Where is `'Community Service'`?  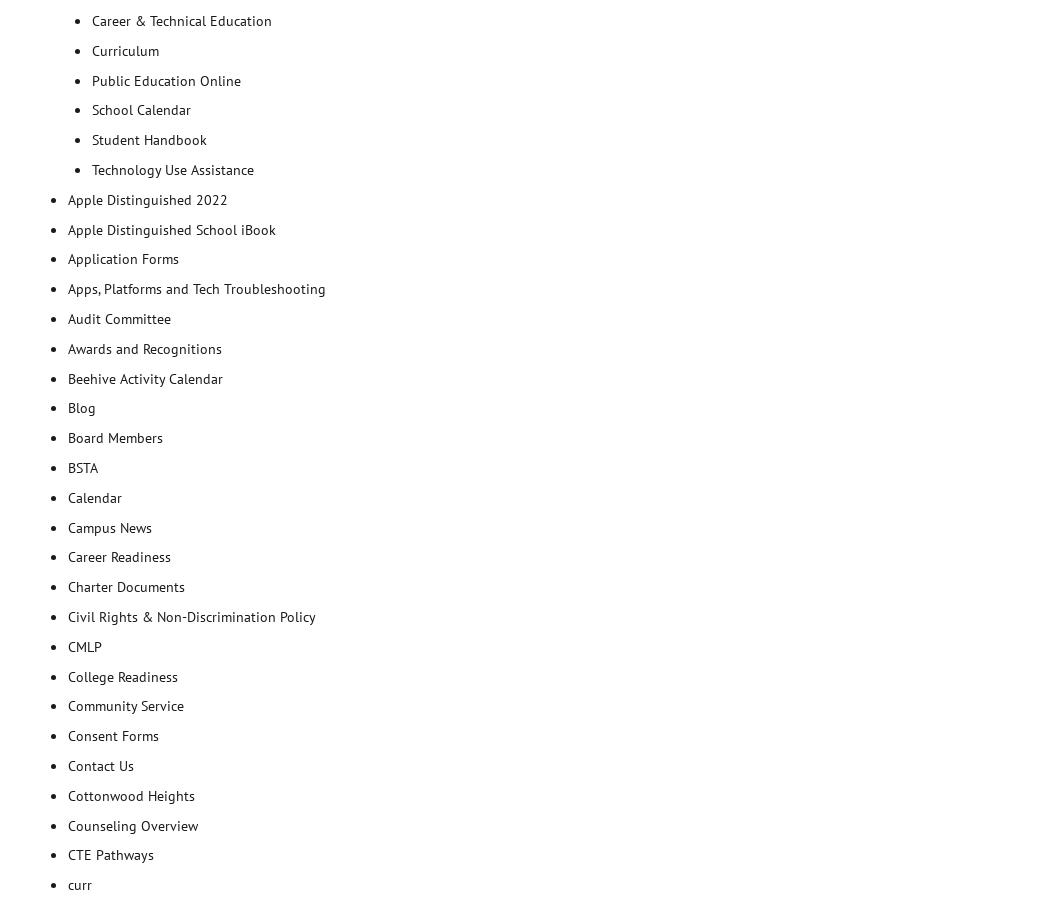
'Community Service' is located at coordinates (125, 706).